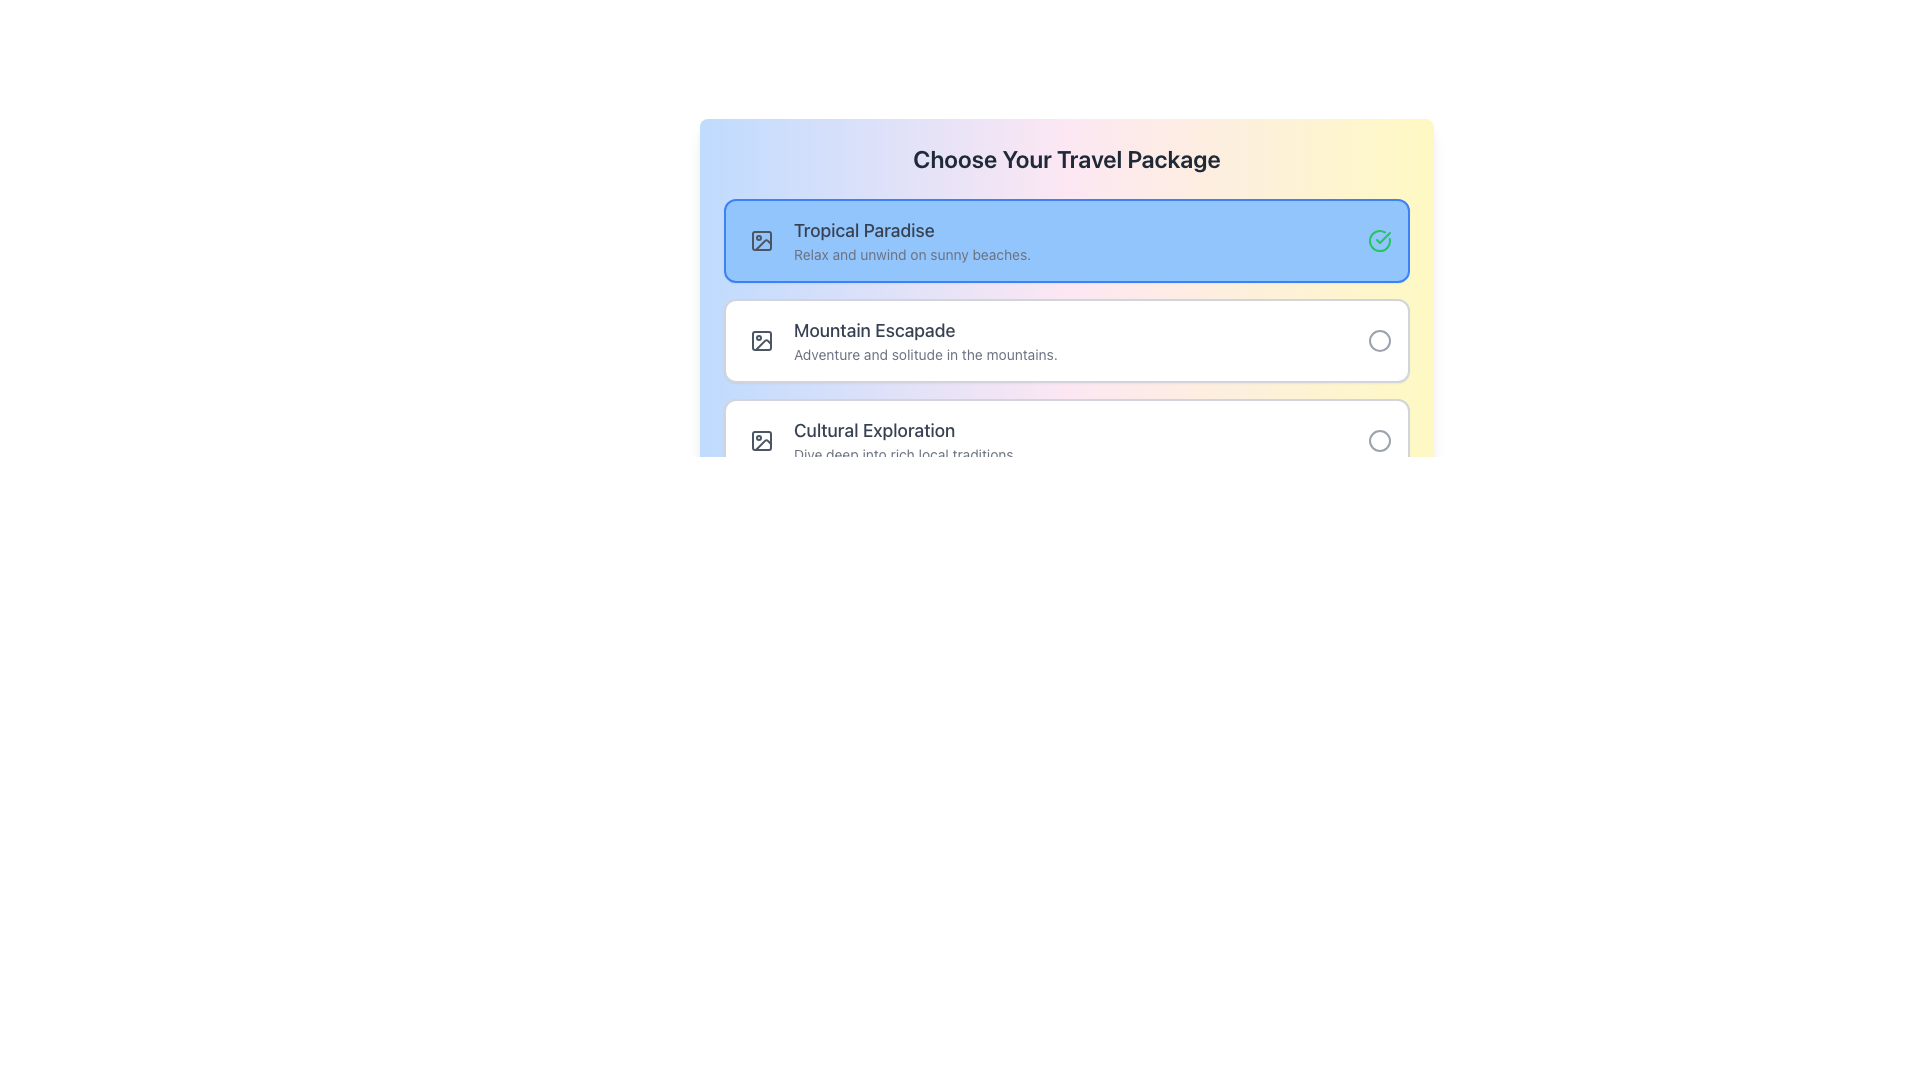 The width and height of the screenshot is (1920, 1080). What do you see at coordinates (1382, 237) in the screenshot?
I see `the checkmark SVG icon located at the top-right corner of the blue-highlighted 'Tropical Paradise' selection card to indicate that the option is selected` at bounding box center [1382, 237].